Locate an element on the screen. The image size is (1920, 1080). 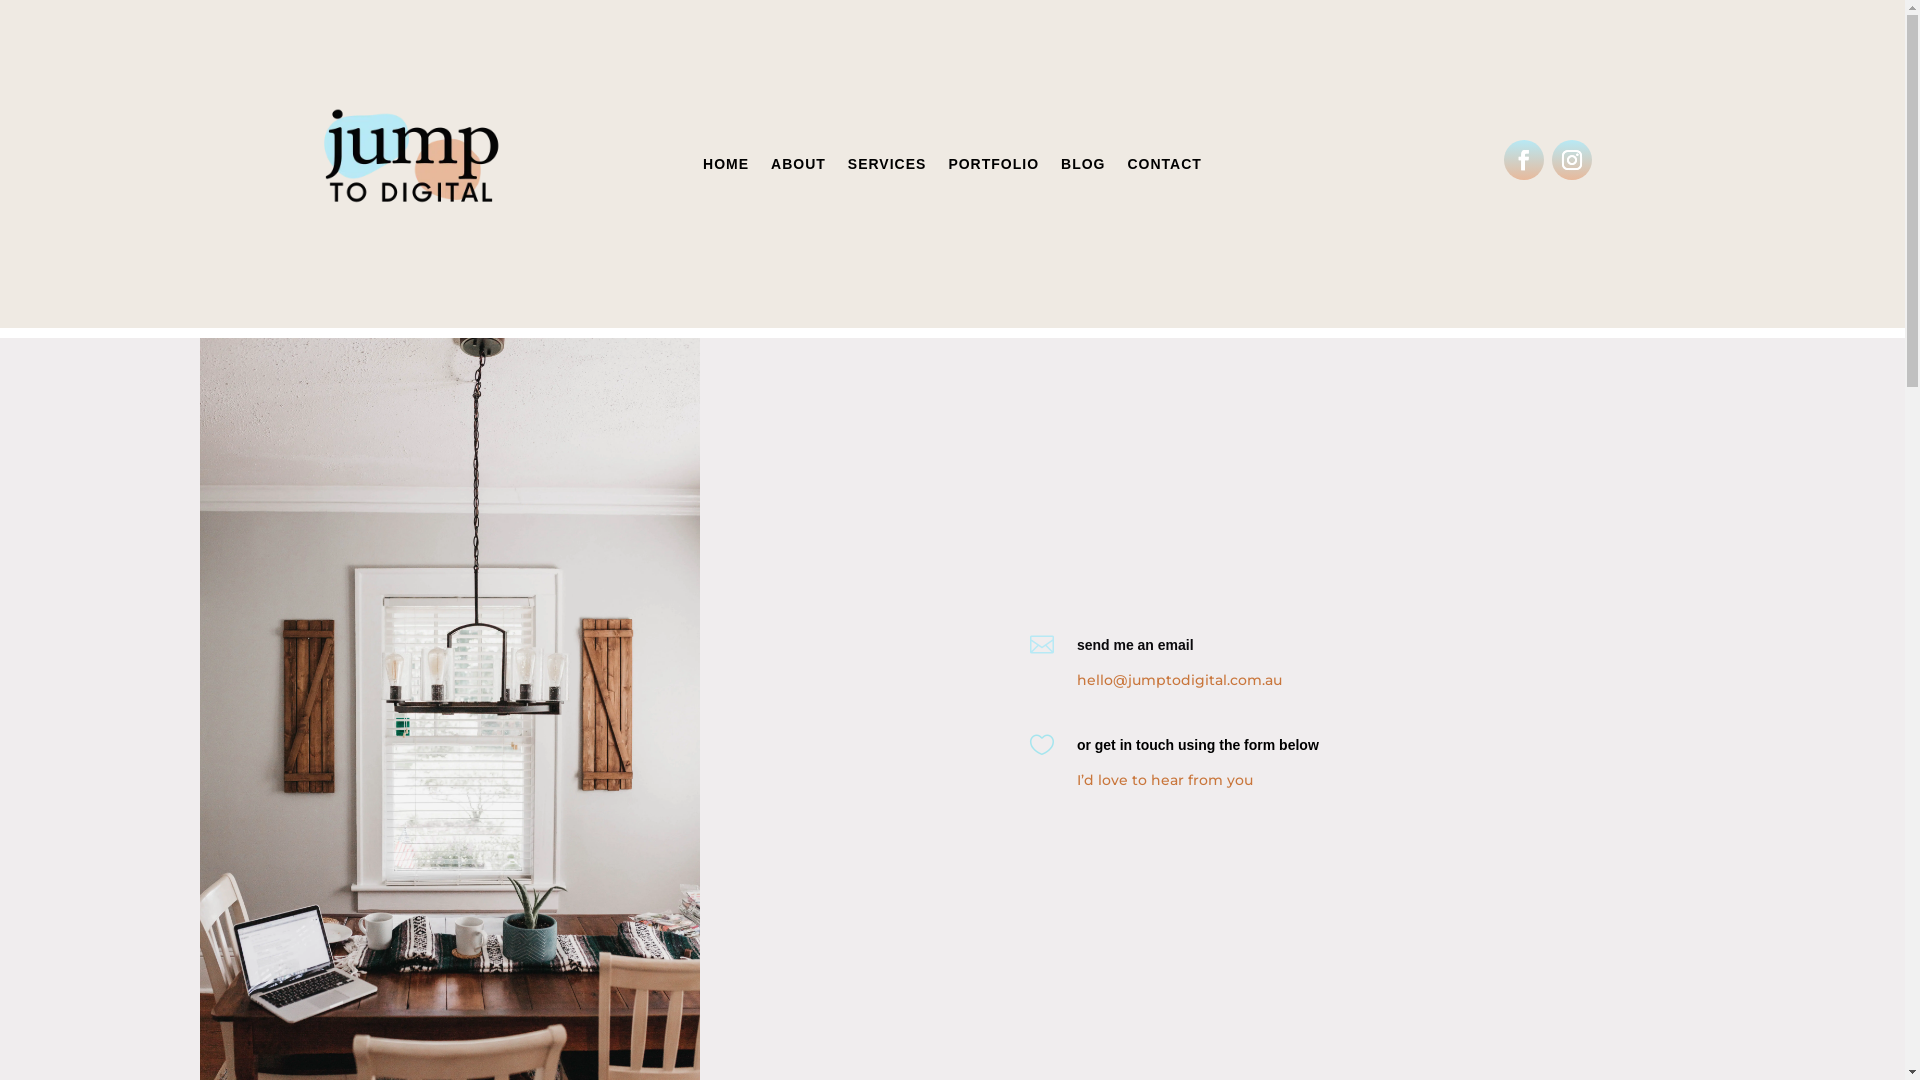
'SERVICES' is located at coordinates (886, 167).